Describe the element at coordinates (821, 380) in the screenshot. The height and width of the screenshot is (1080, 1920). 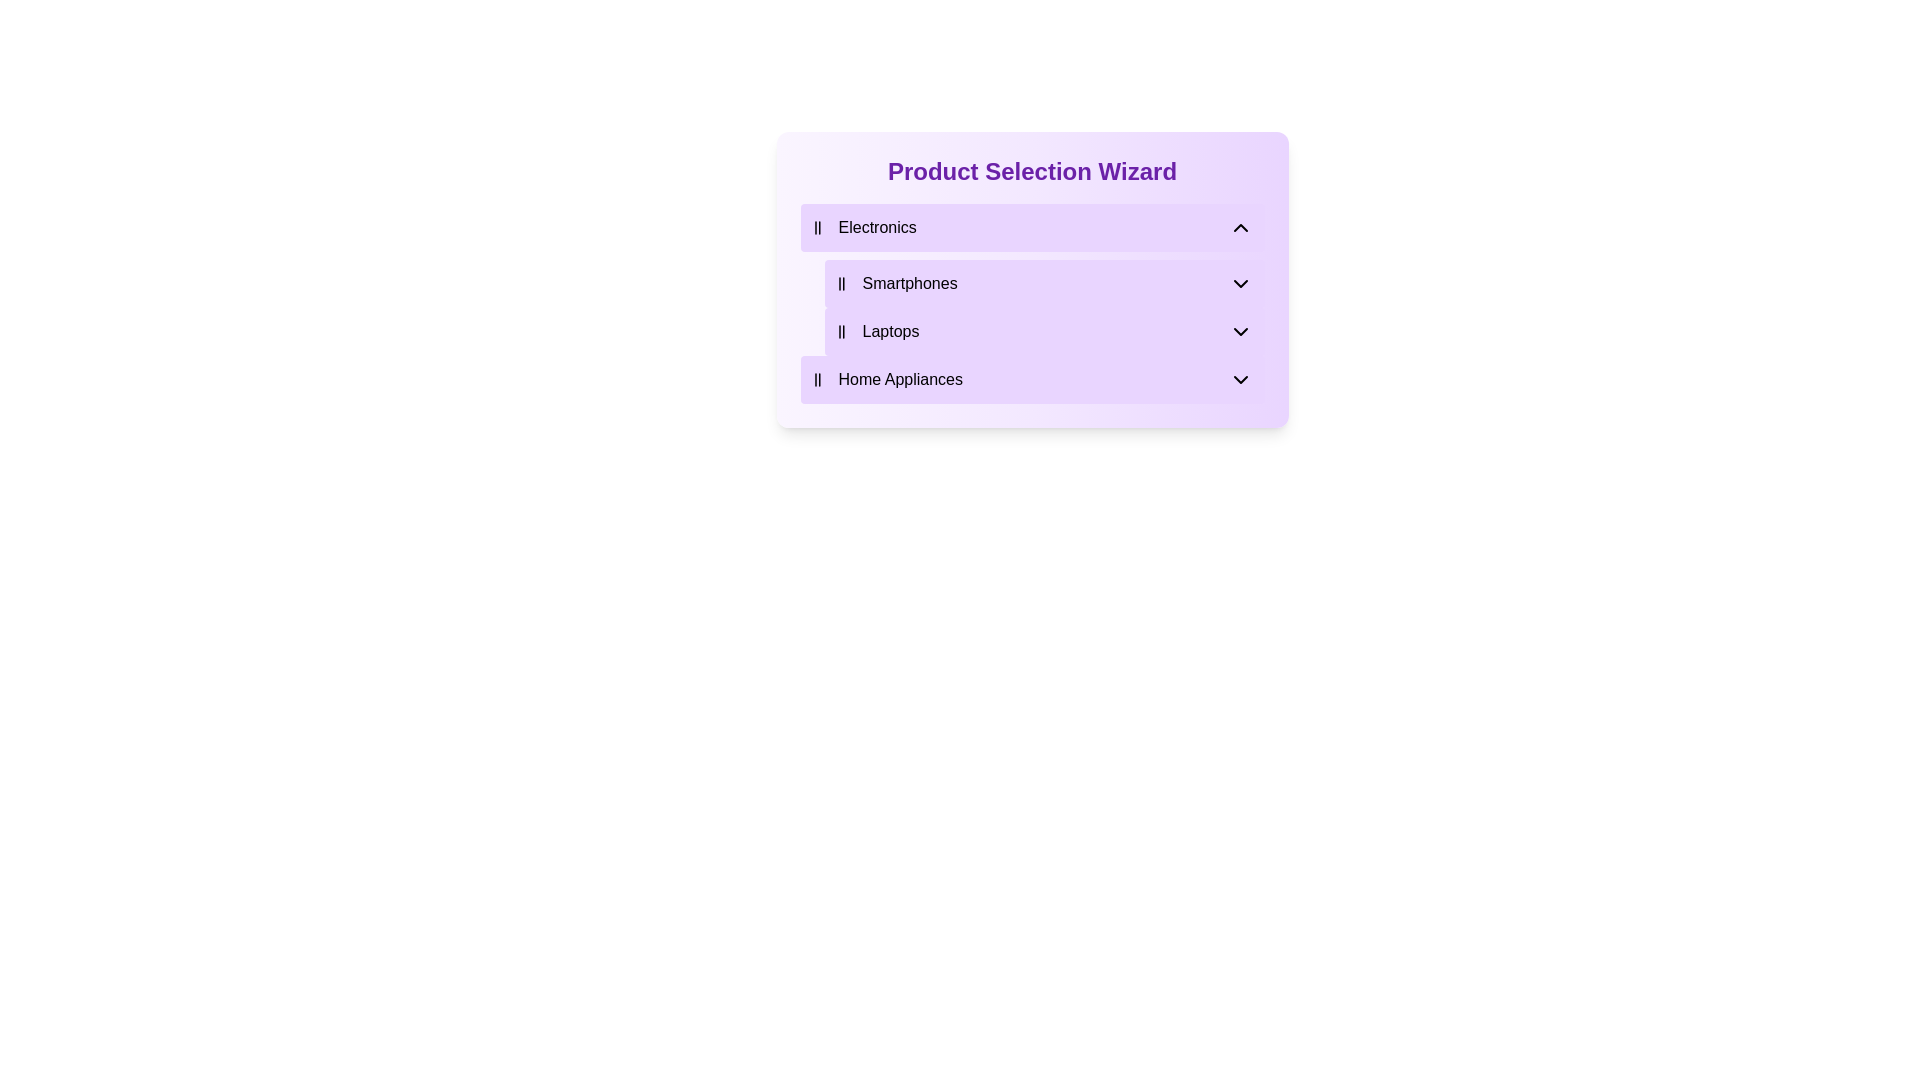
I see `the icon depicting two vertical tally marks` at that location.